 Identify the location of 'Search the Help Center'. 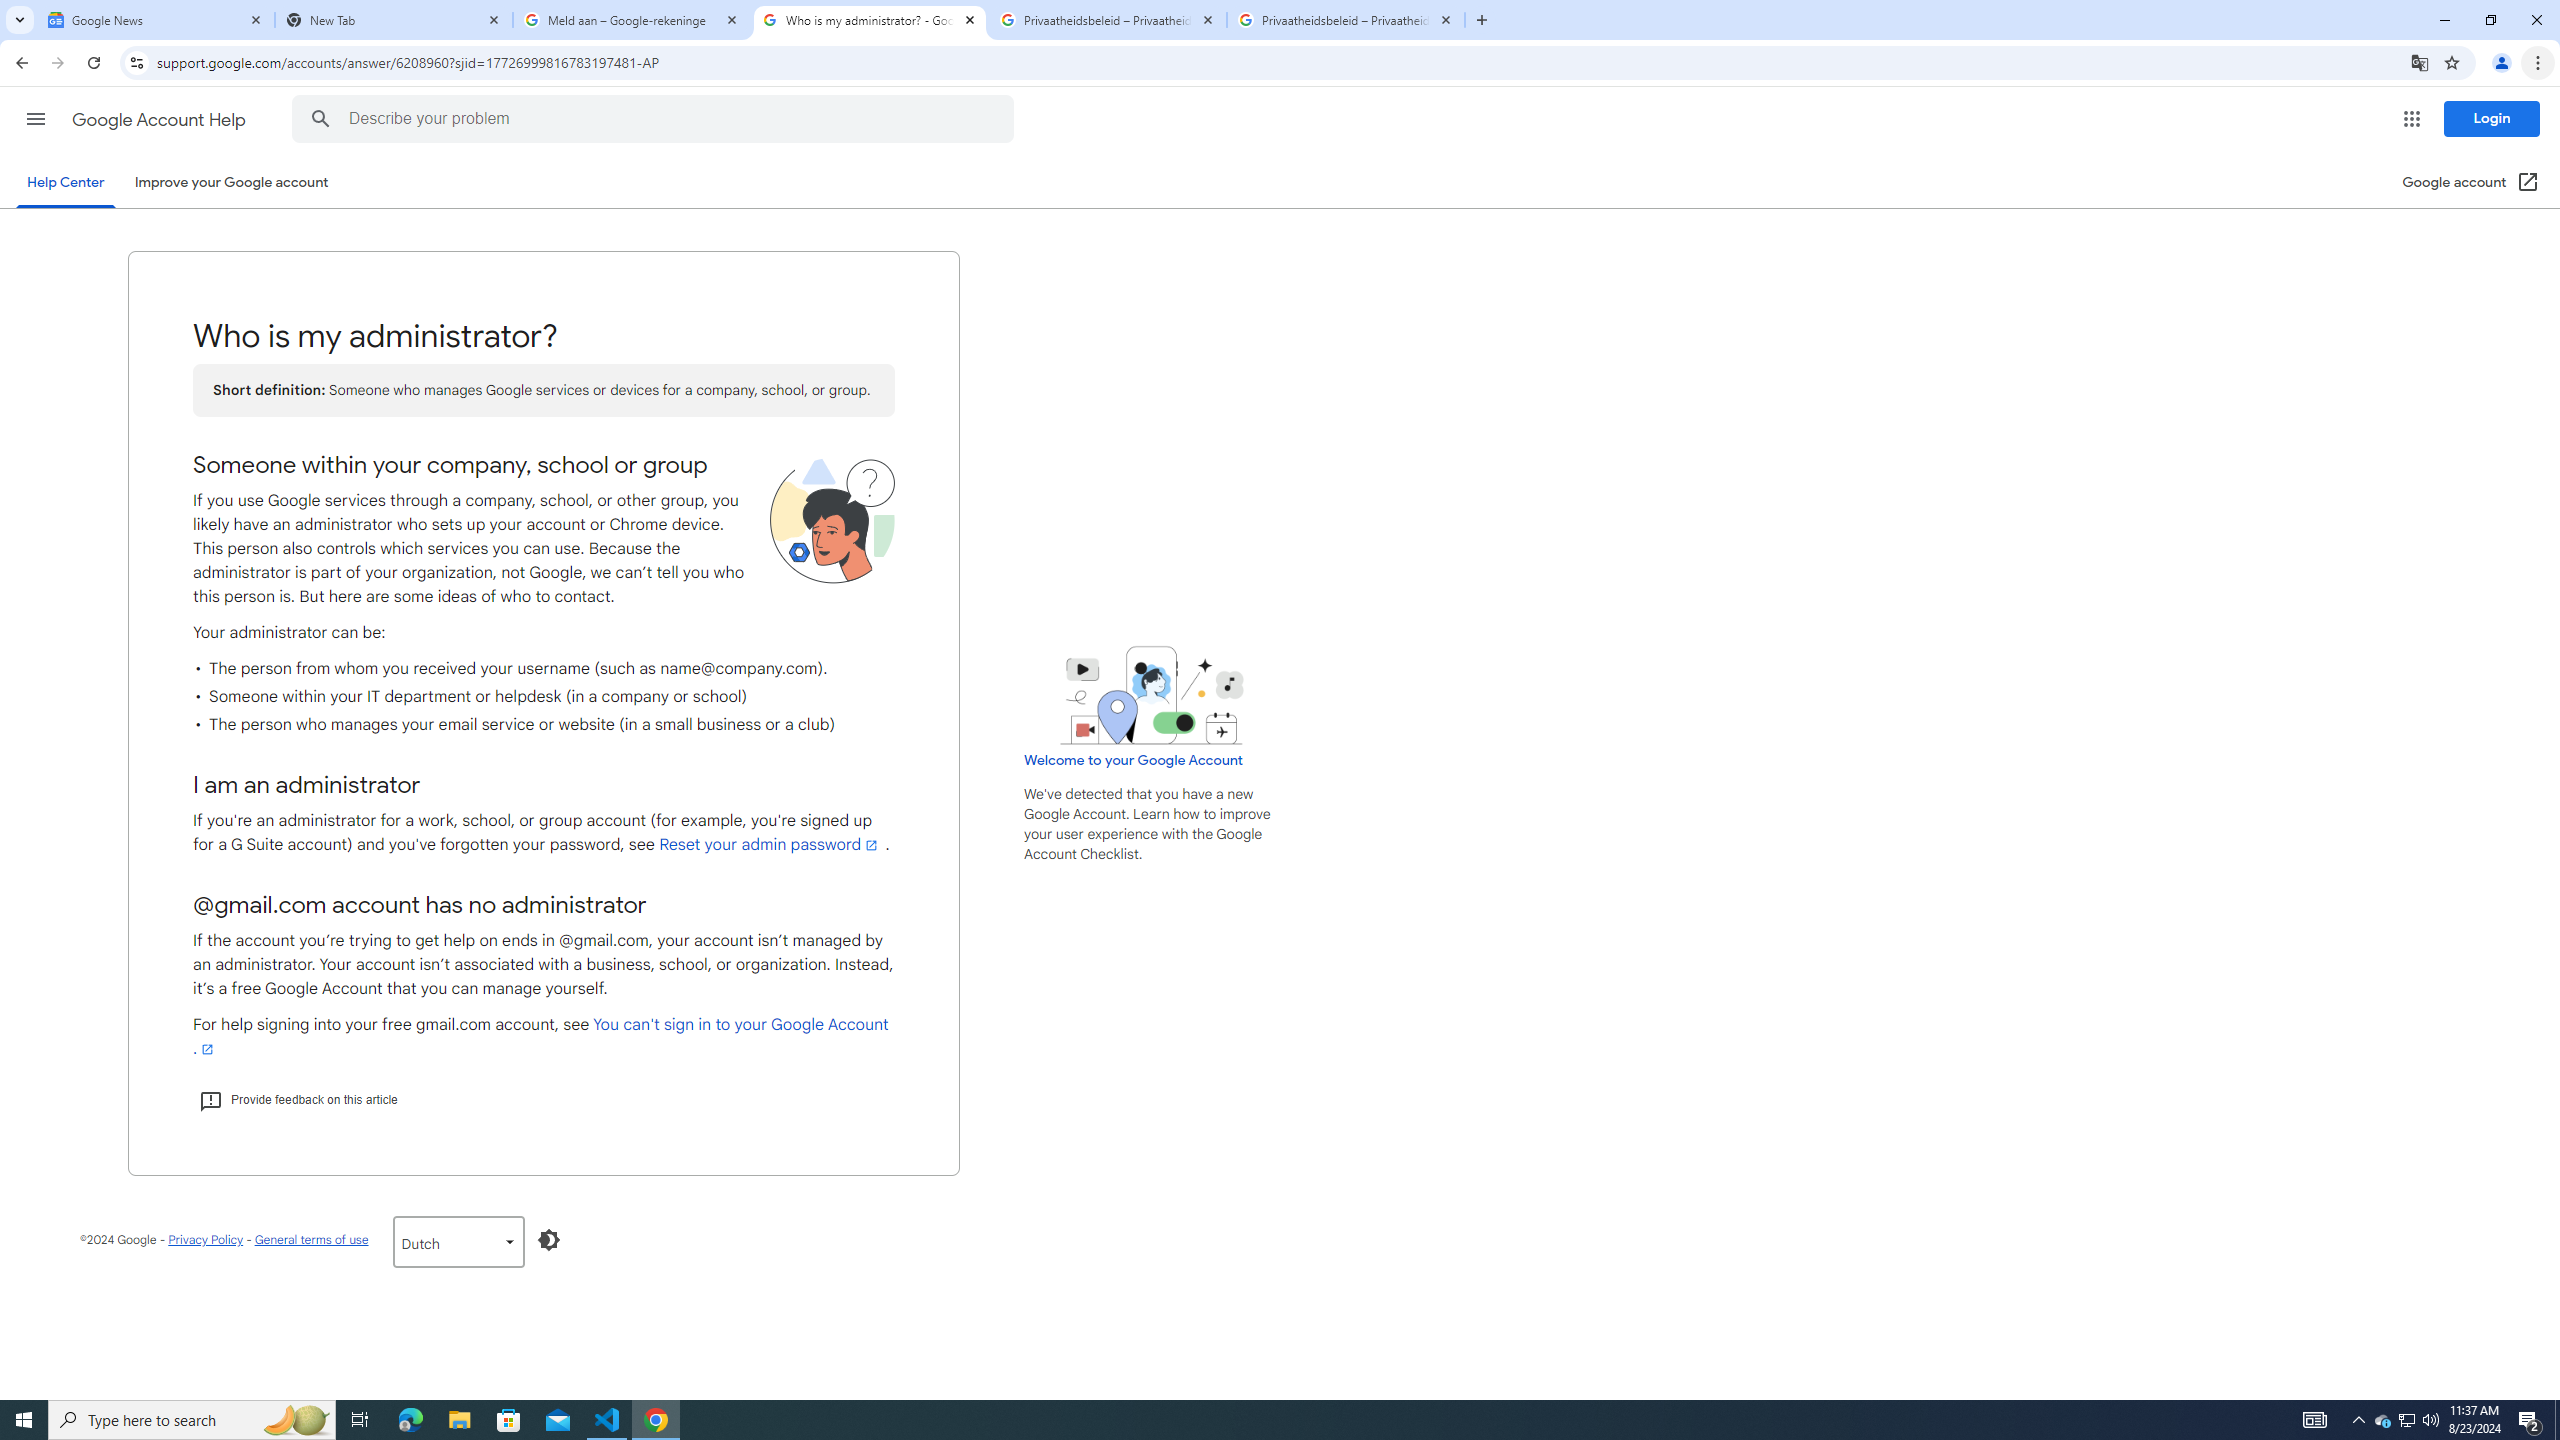
(319, 118).